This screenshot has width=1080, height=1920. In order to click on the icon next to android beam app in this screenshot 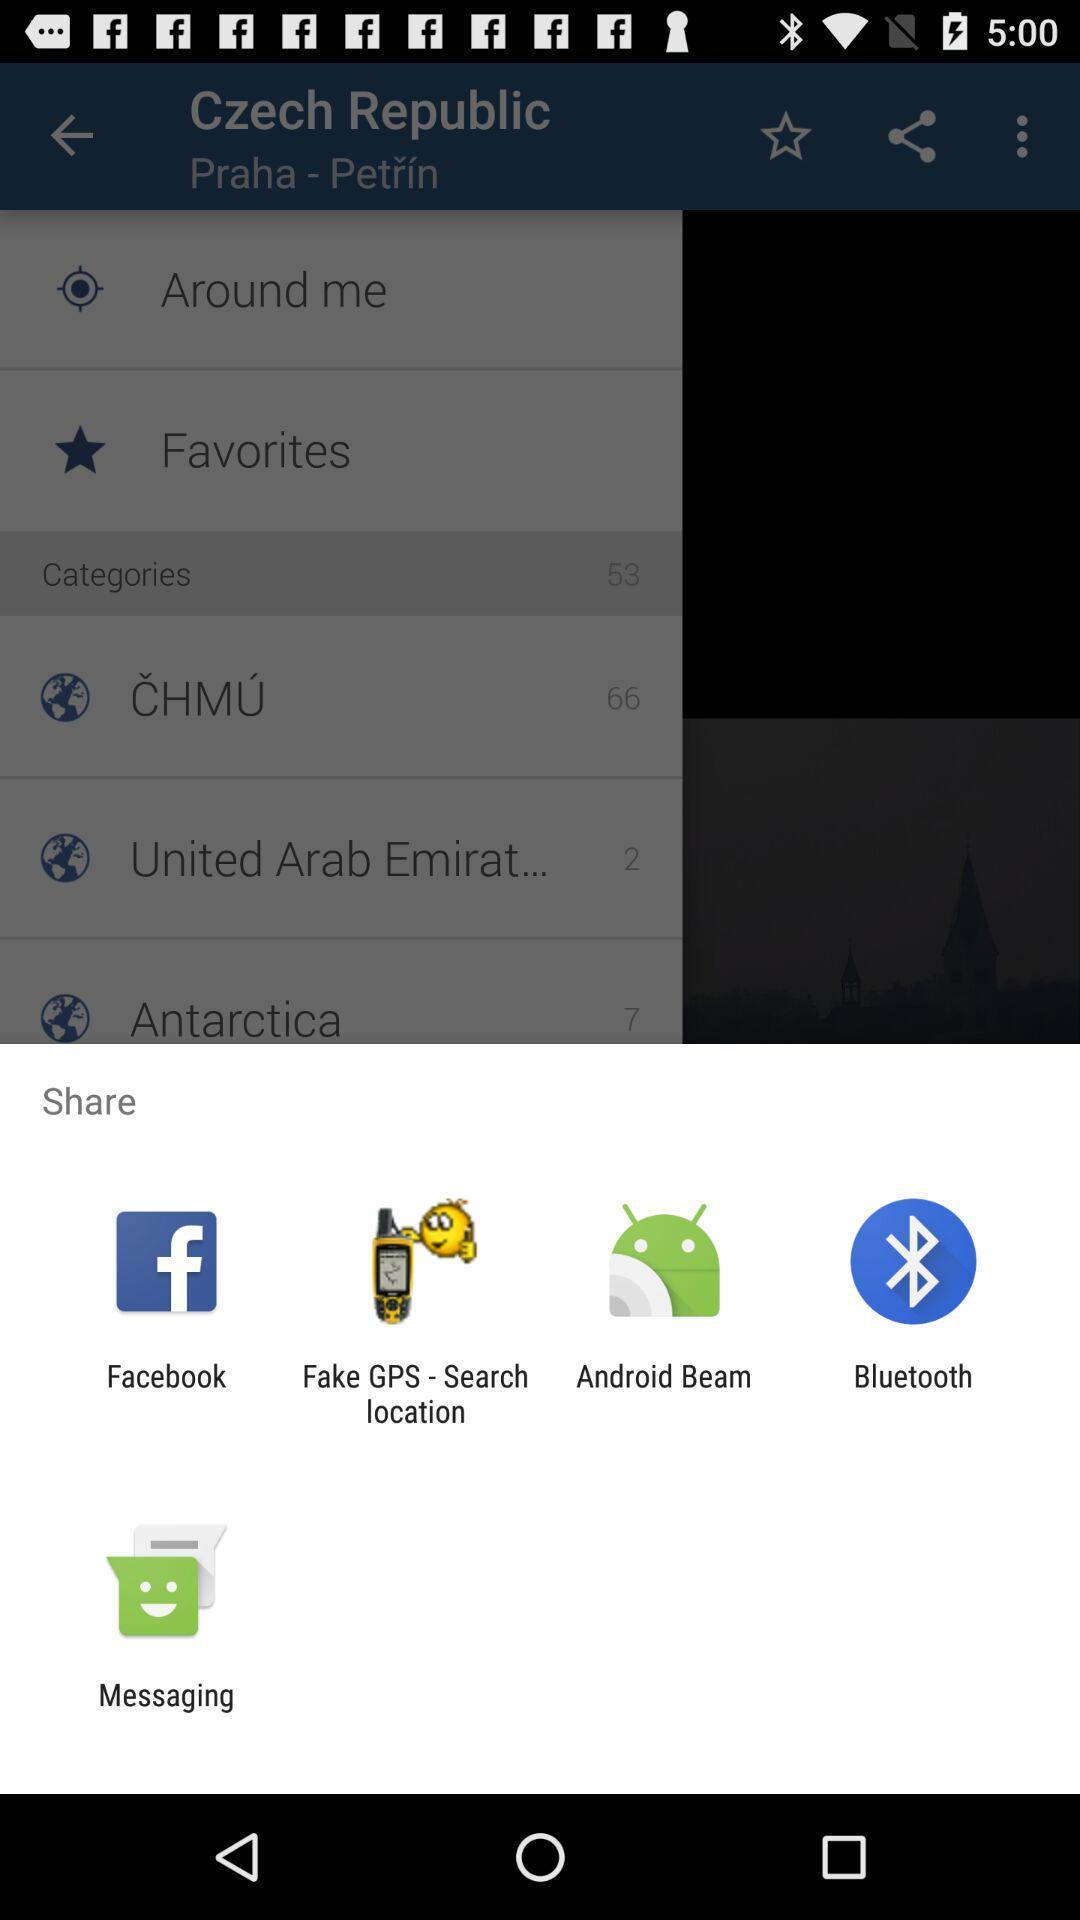, I will do `click(414, 1392)`.